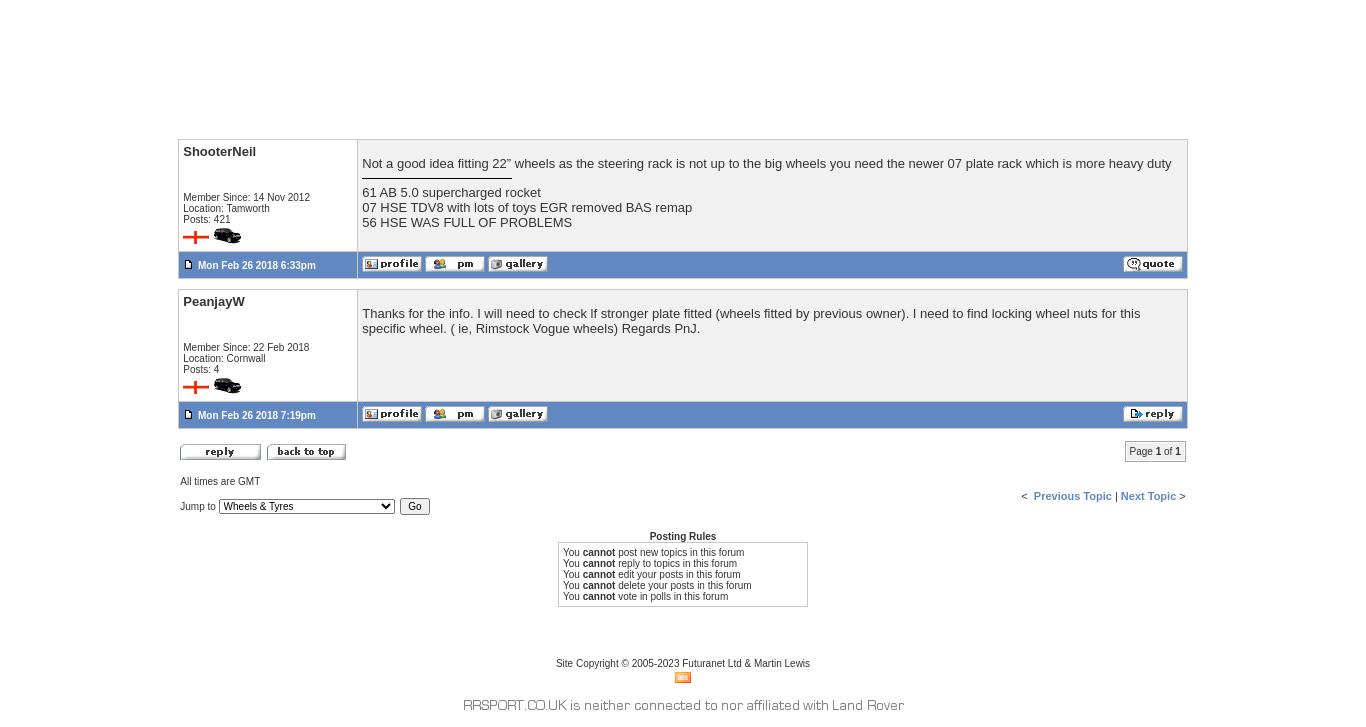  I want to click on 'Location: Cornwall', so click(223, 358).